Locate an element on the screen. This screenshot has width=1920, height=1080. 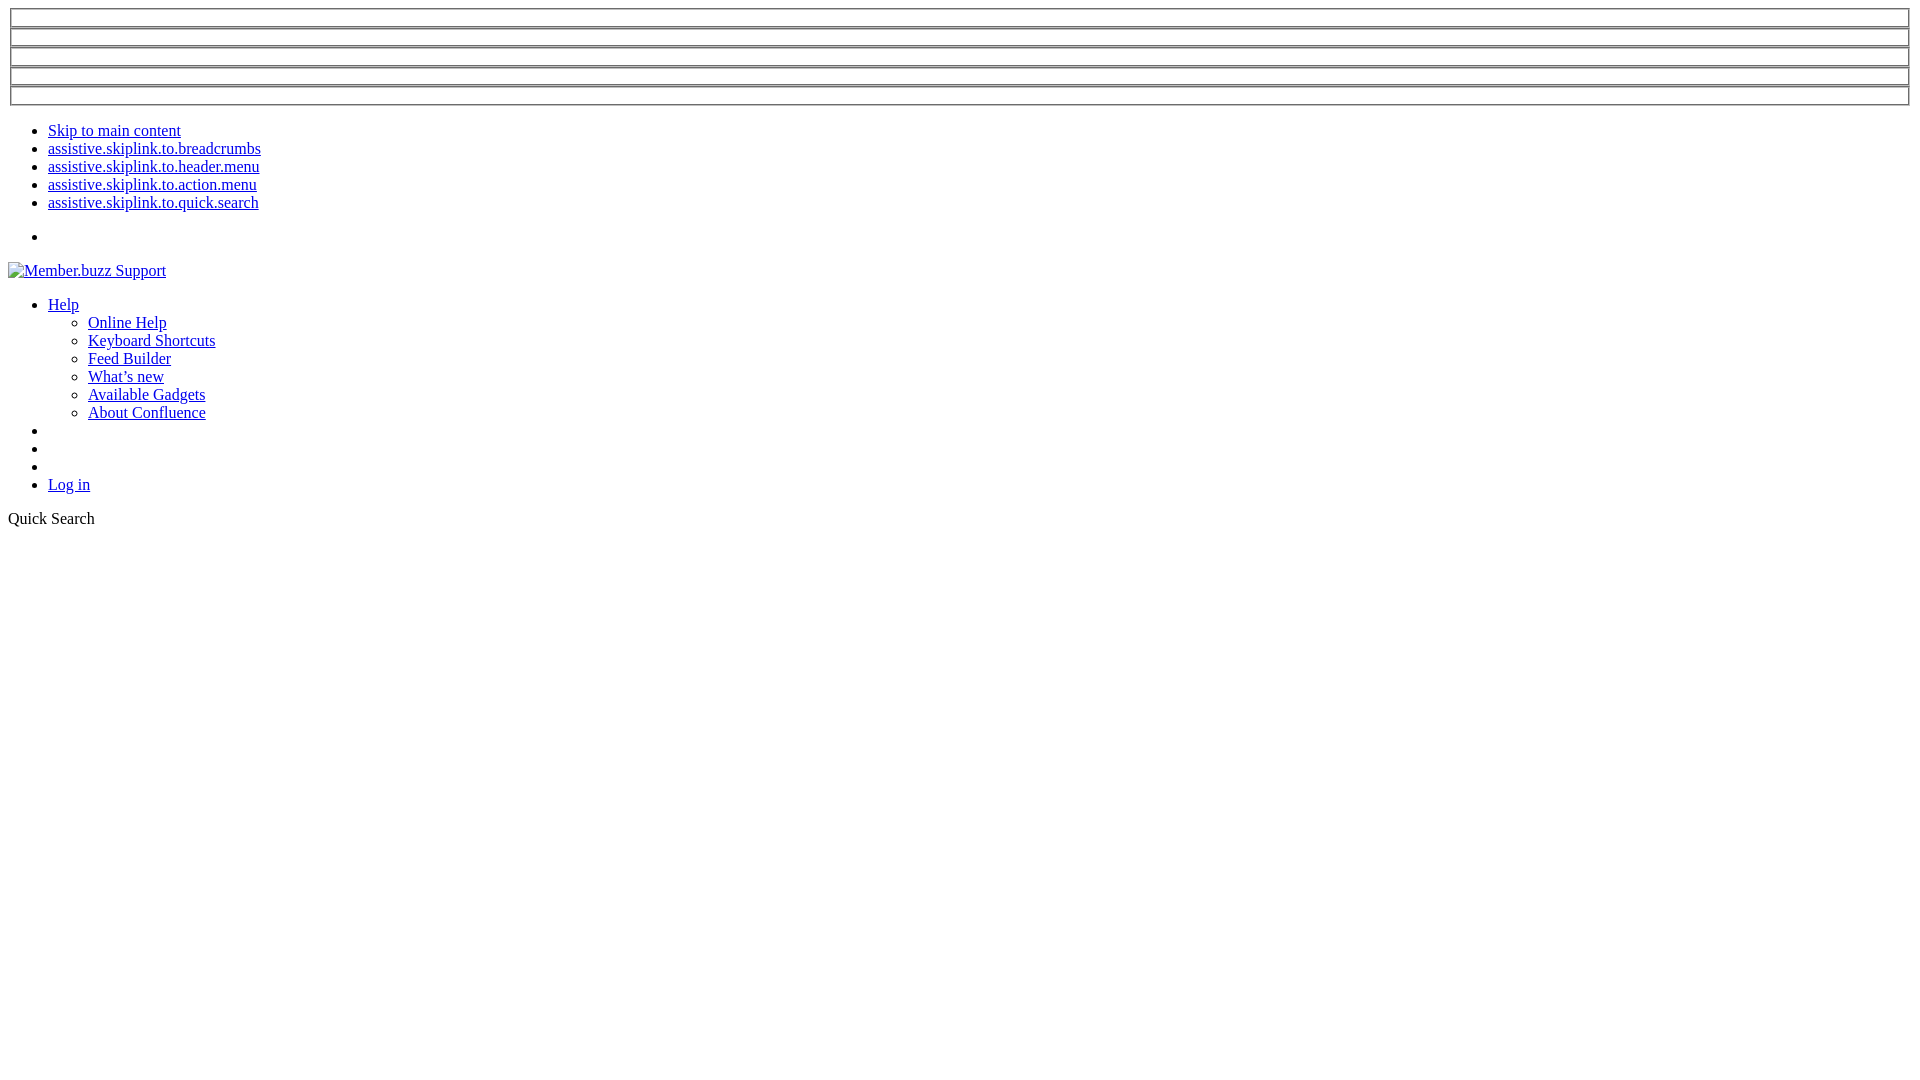
'assistive.skiplink.to.quick.search' is located at coordinates (152, 202).